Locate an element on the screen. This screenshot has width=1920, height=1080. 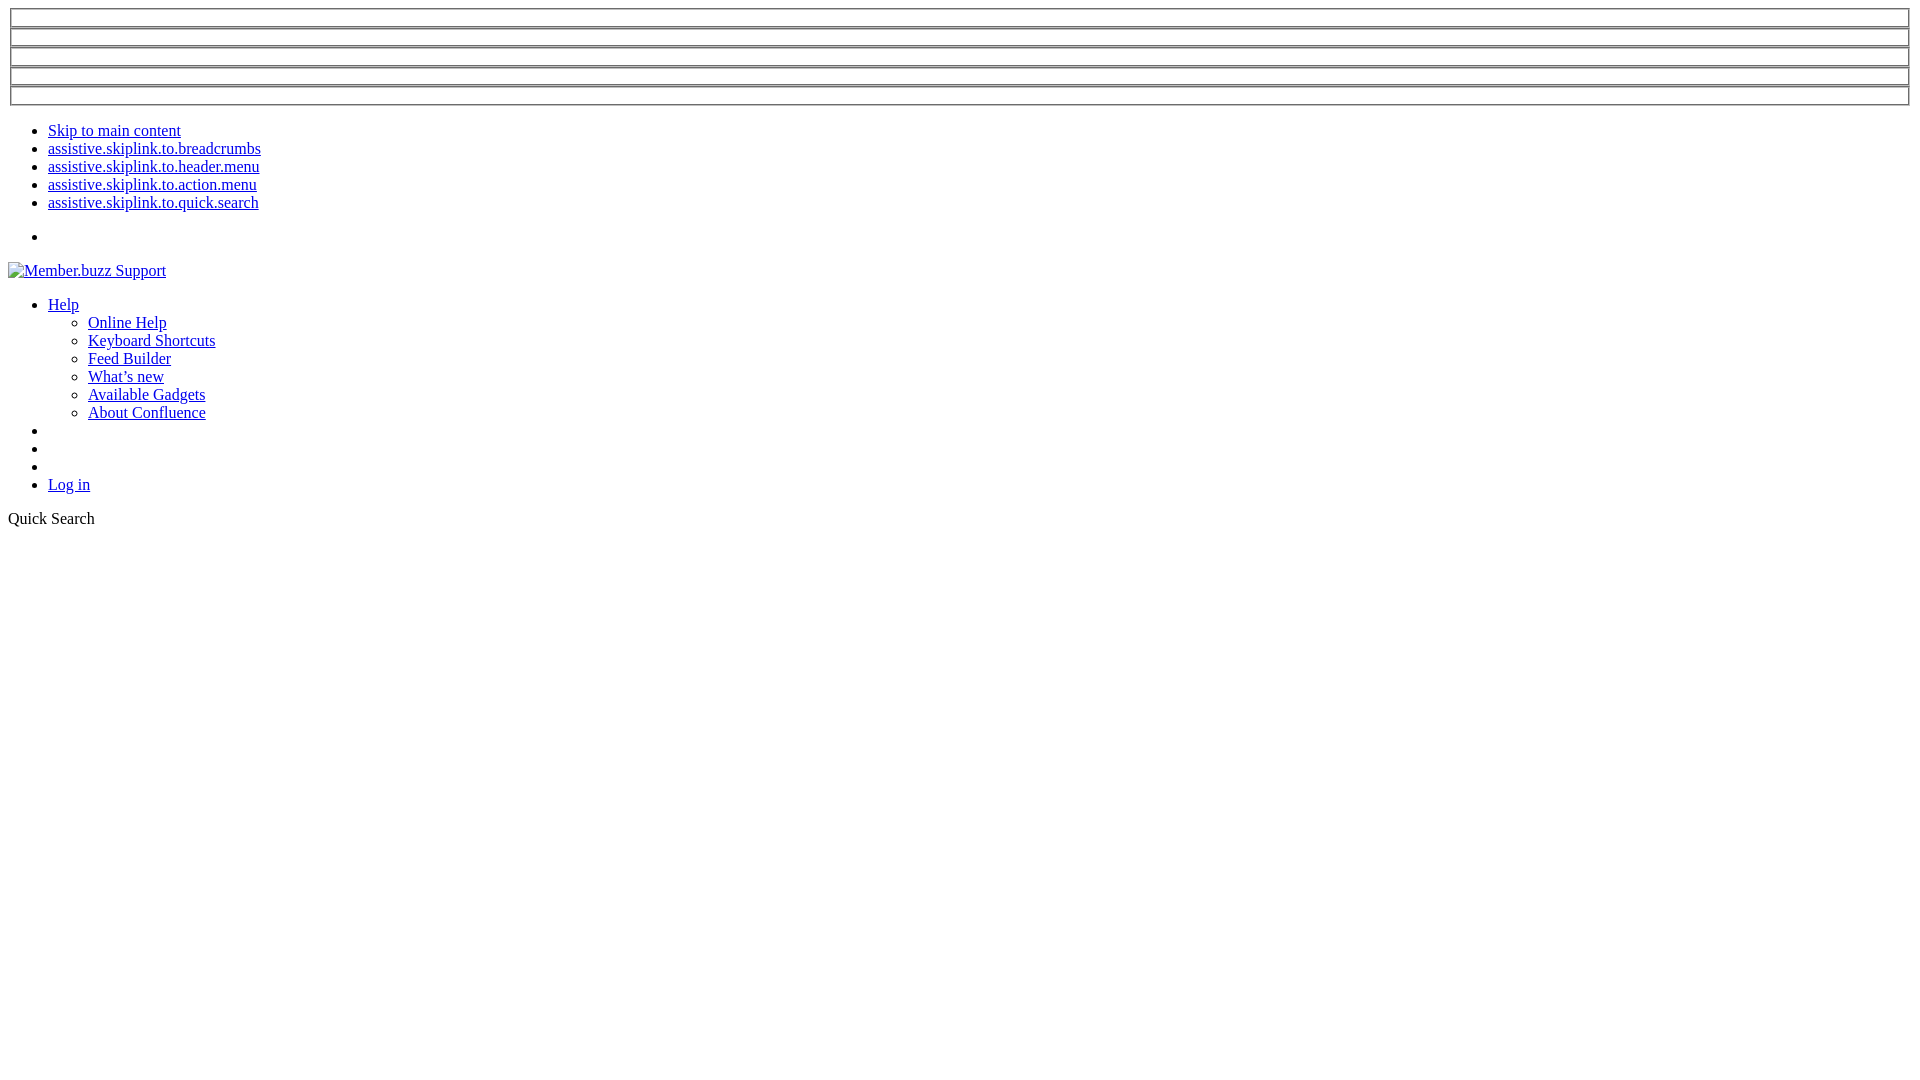
'assistive.skiplink.to.quick.search' is located at coordinates (152, 202).